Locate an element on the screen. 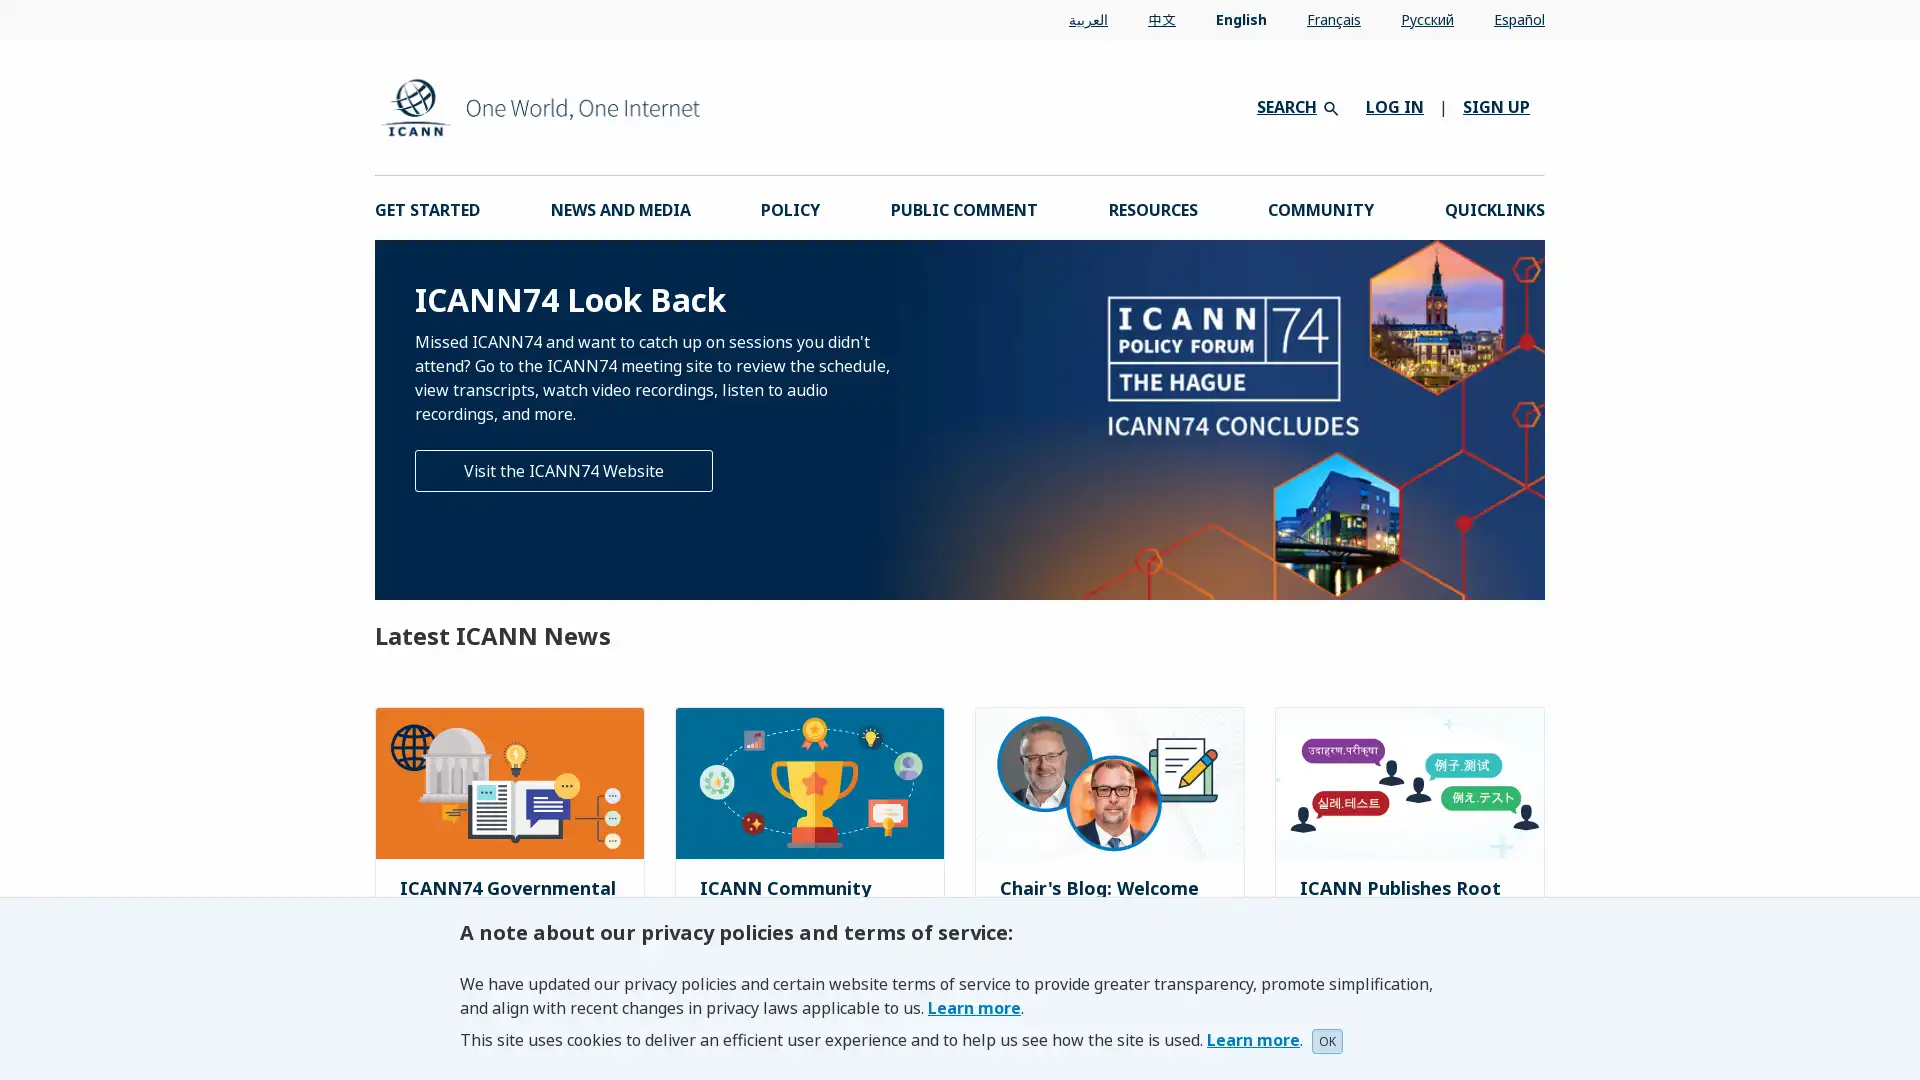 Image resolution: width=1920 pixels, height=1080 pixels. SEARCH is located at coordinates (1296, 105).